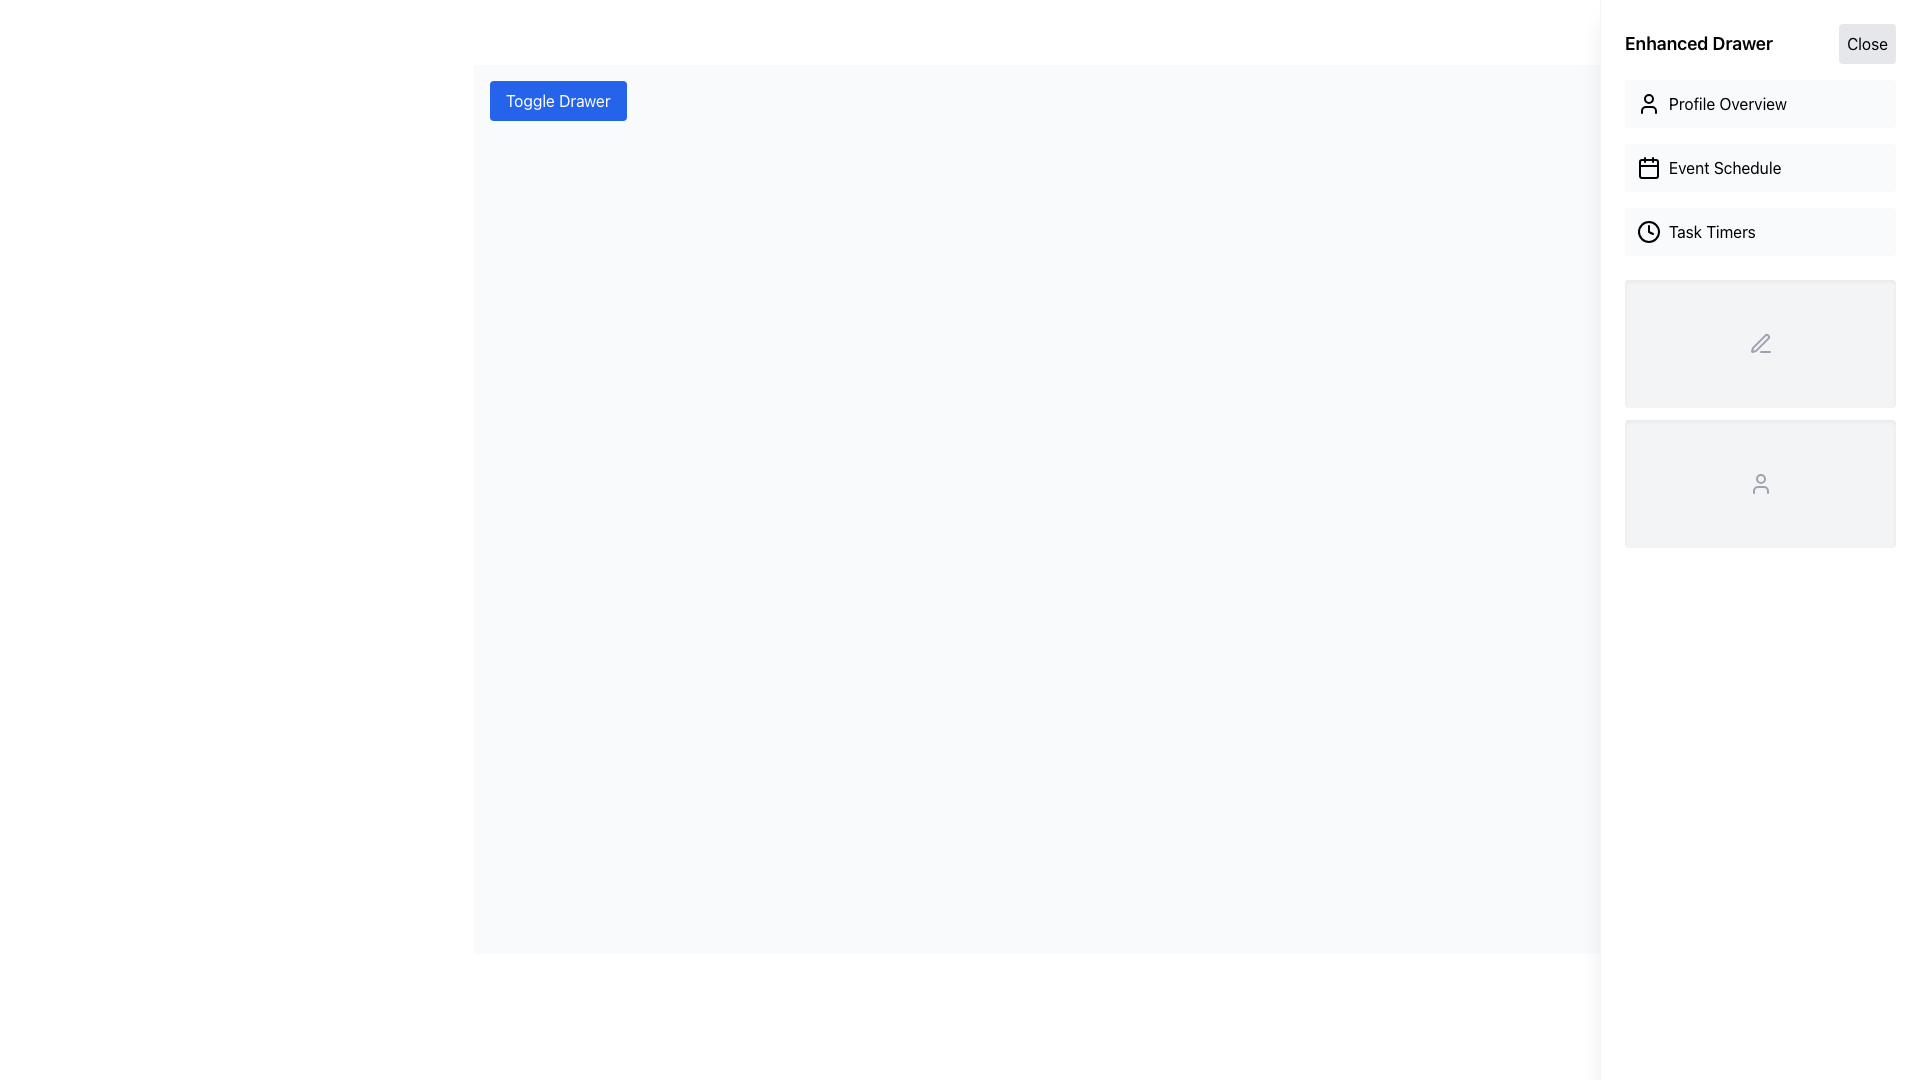  Describe the element at coordinates (1760, 342) in the screenshot. I see `the first rectangular block with a gray background containing a centered pen icon, located in the right-hand sidebar after the 'Task Timers' text item` at that location.